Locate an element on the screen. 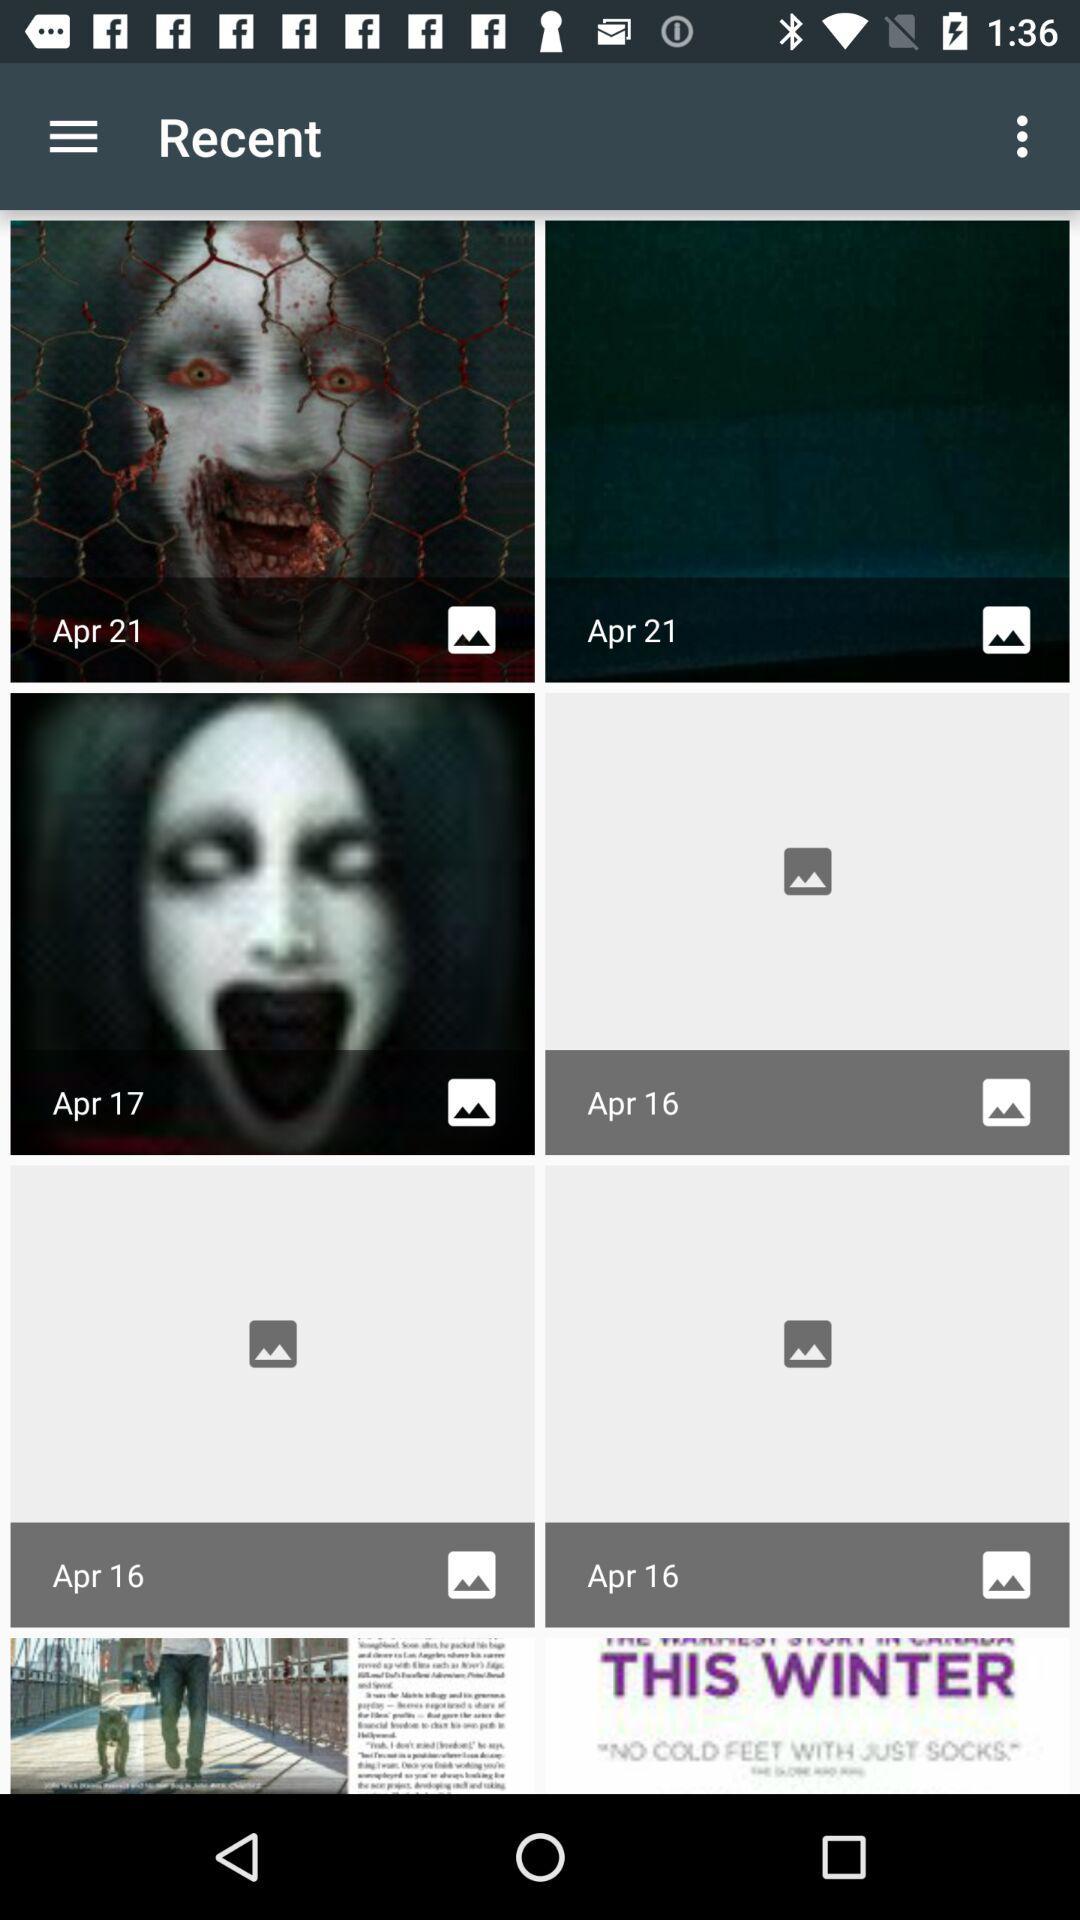  the image in which dog appears is located at coordinates (273, 1714).